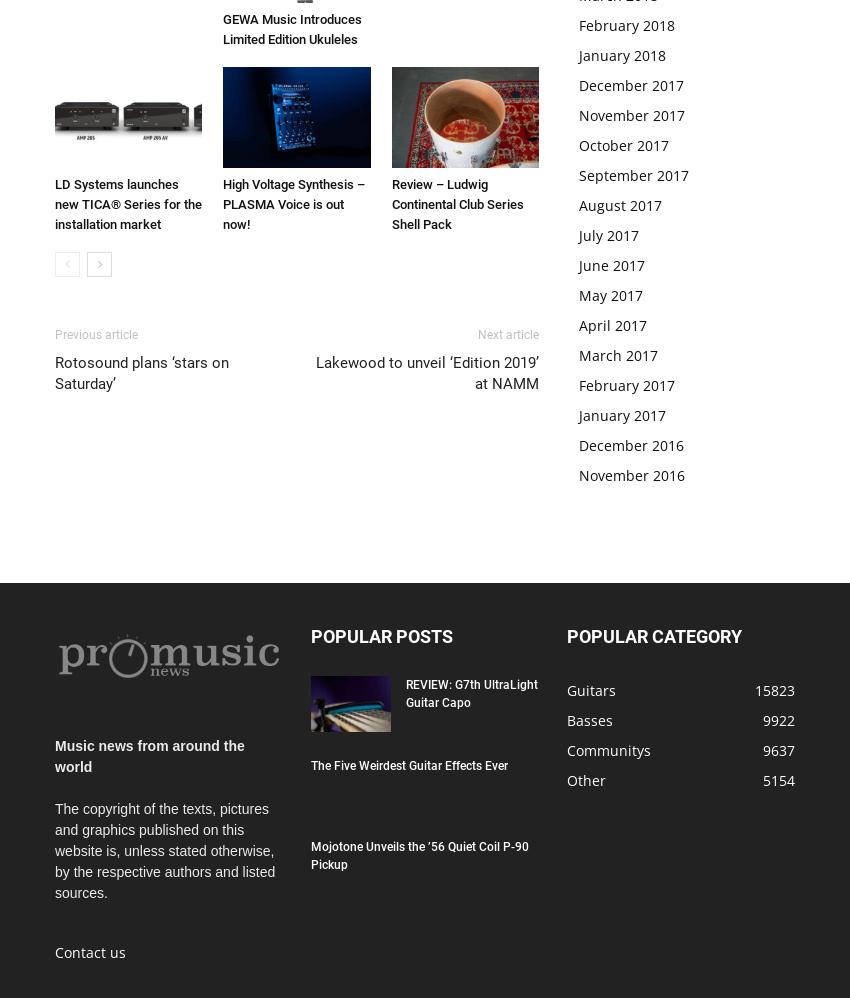  I want to click on 'Other', so click(586, 779).